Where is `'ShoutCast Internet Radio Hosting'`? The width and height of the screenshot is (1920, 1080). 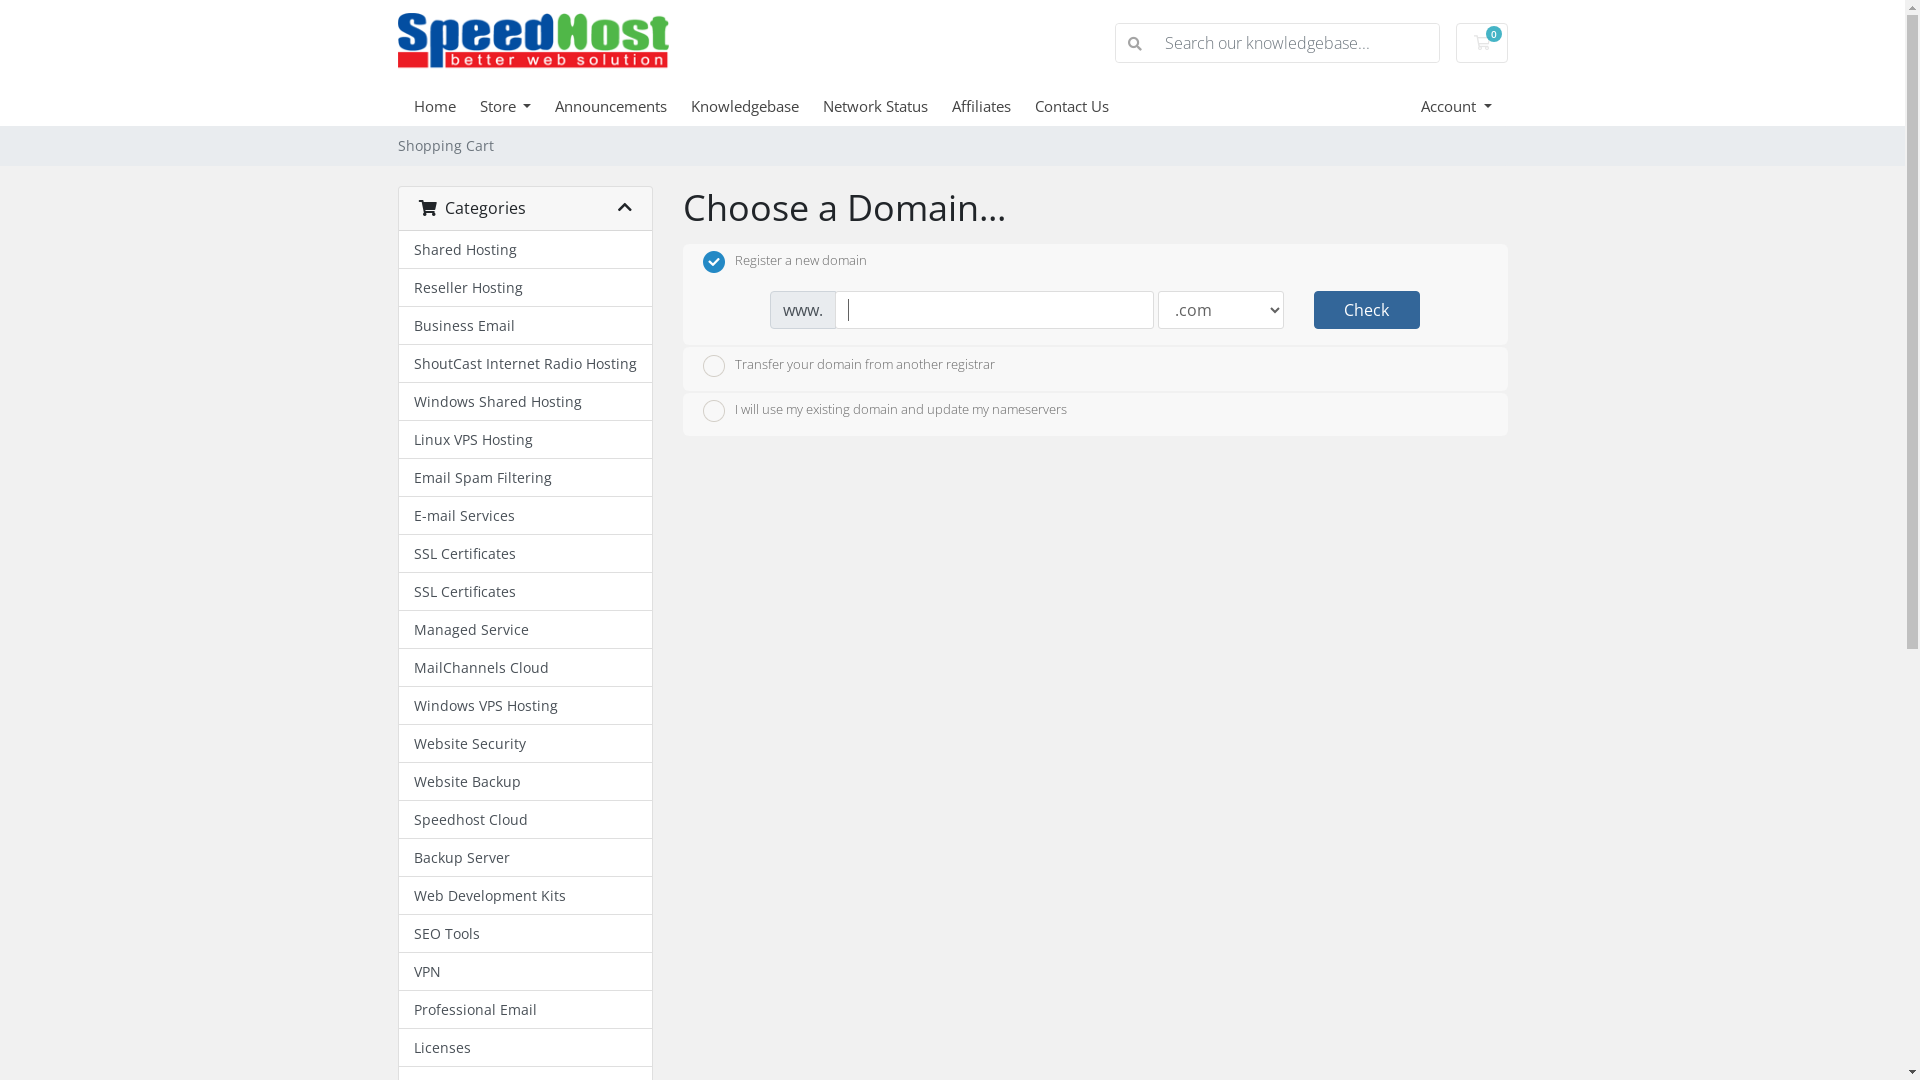
'ShoutCast Internet Radio Hosting' is located at coordinates (398, 363).